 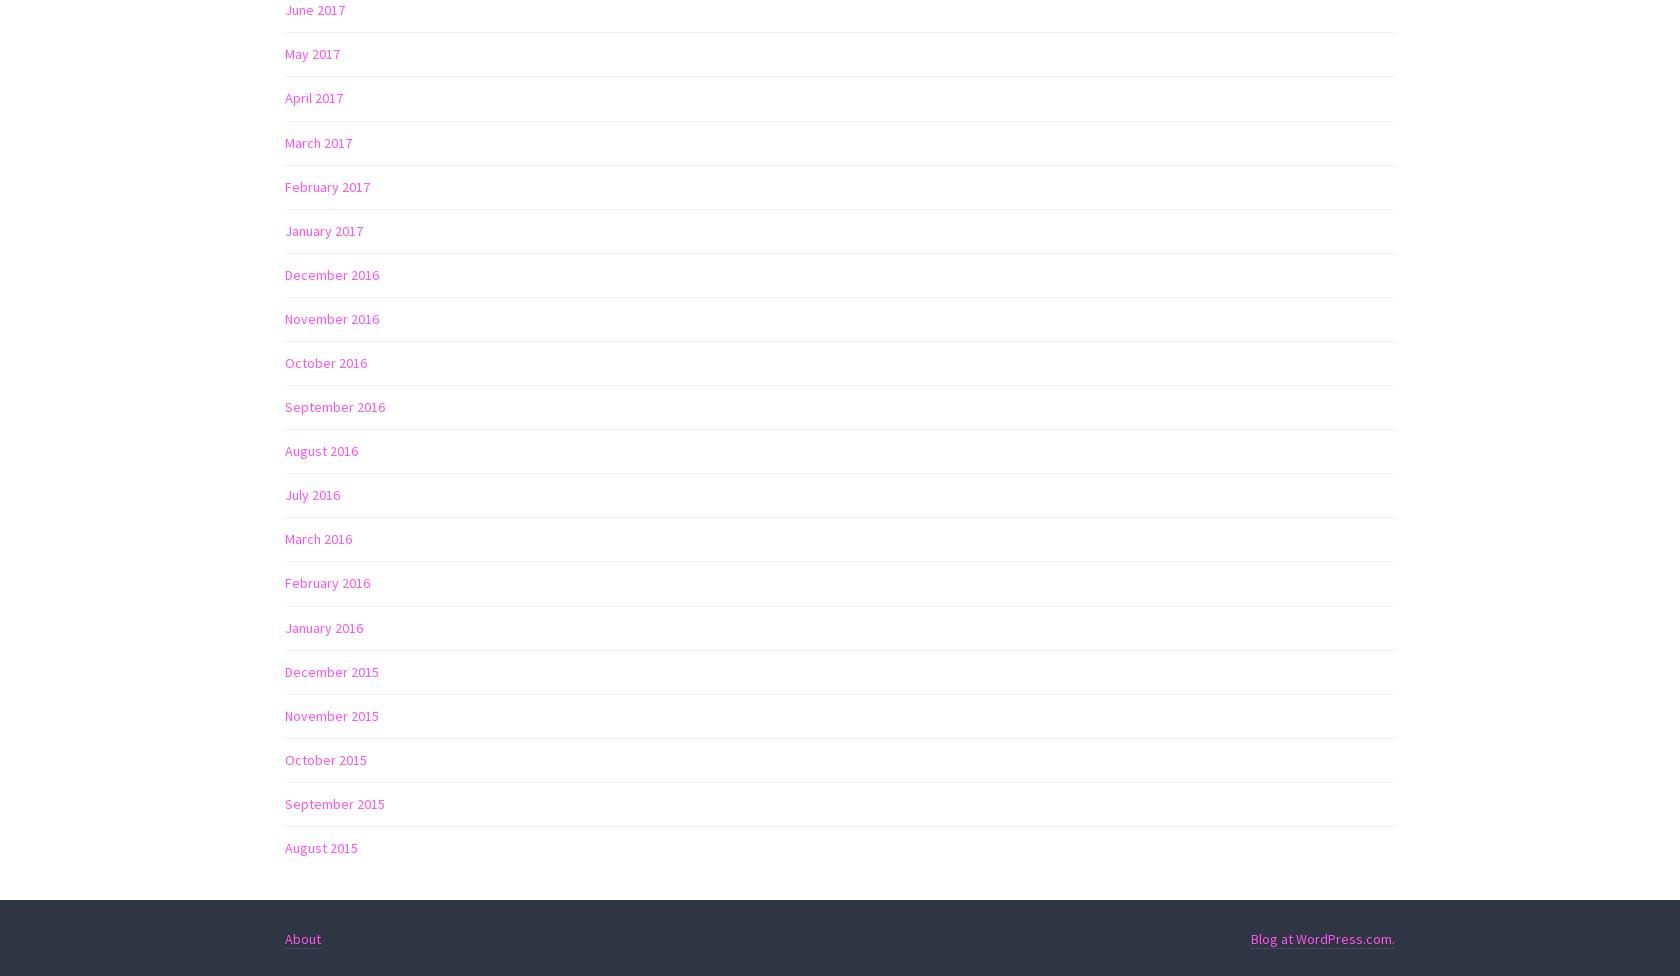 I want to click on 'February 2017', so click(x=327, y=185).